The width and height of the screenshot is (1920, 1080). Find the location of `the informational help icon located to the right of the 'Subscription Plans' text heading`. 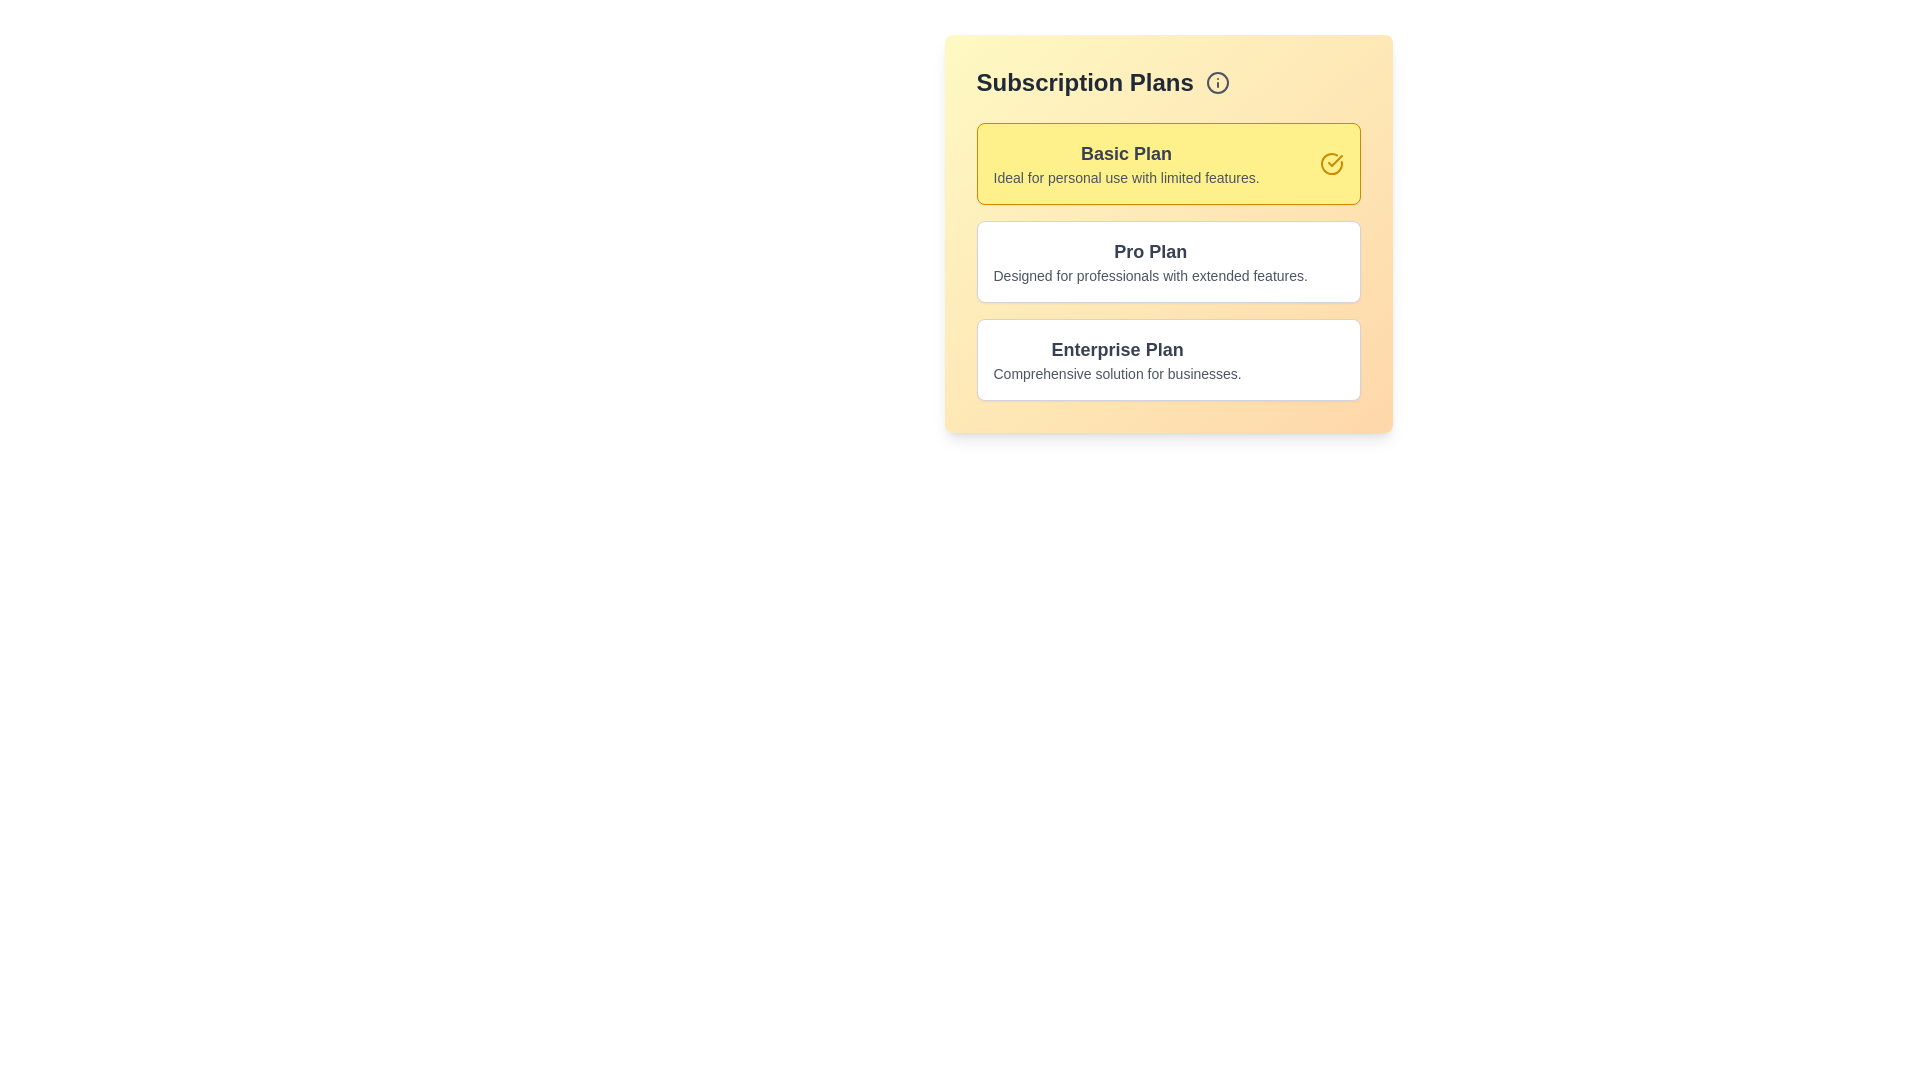

the informational help icon located to the right of the 'Subscription Plans' text heading is located at coordinates (1216, 82).